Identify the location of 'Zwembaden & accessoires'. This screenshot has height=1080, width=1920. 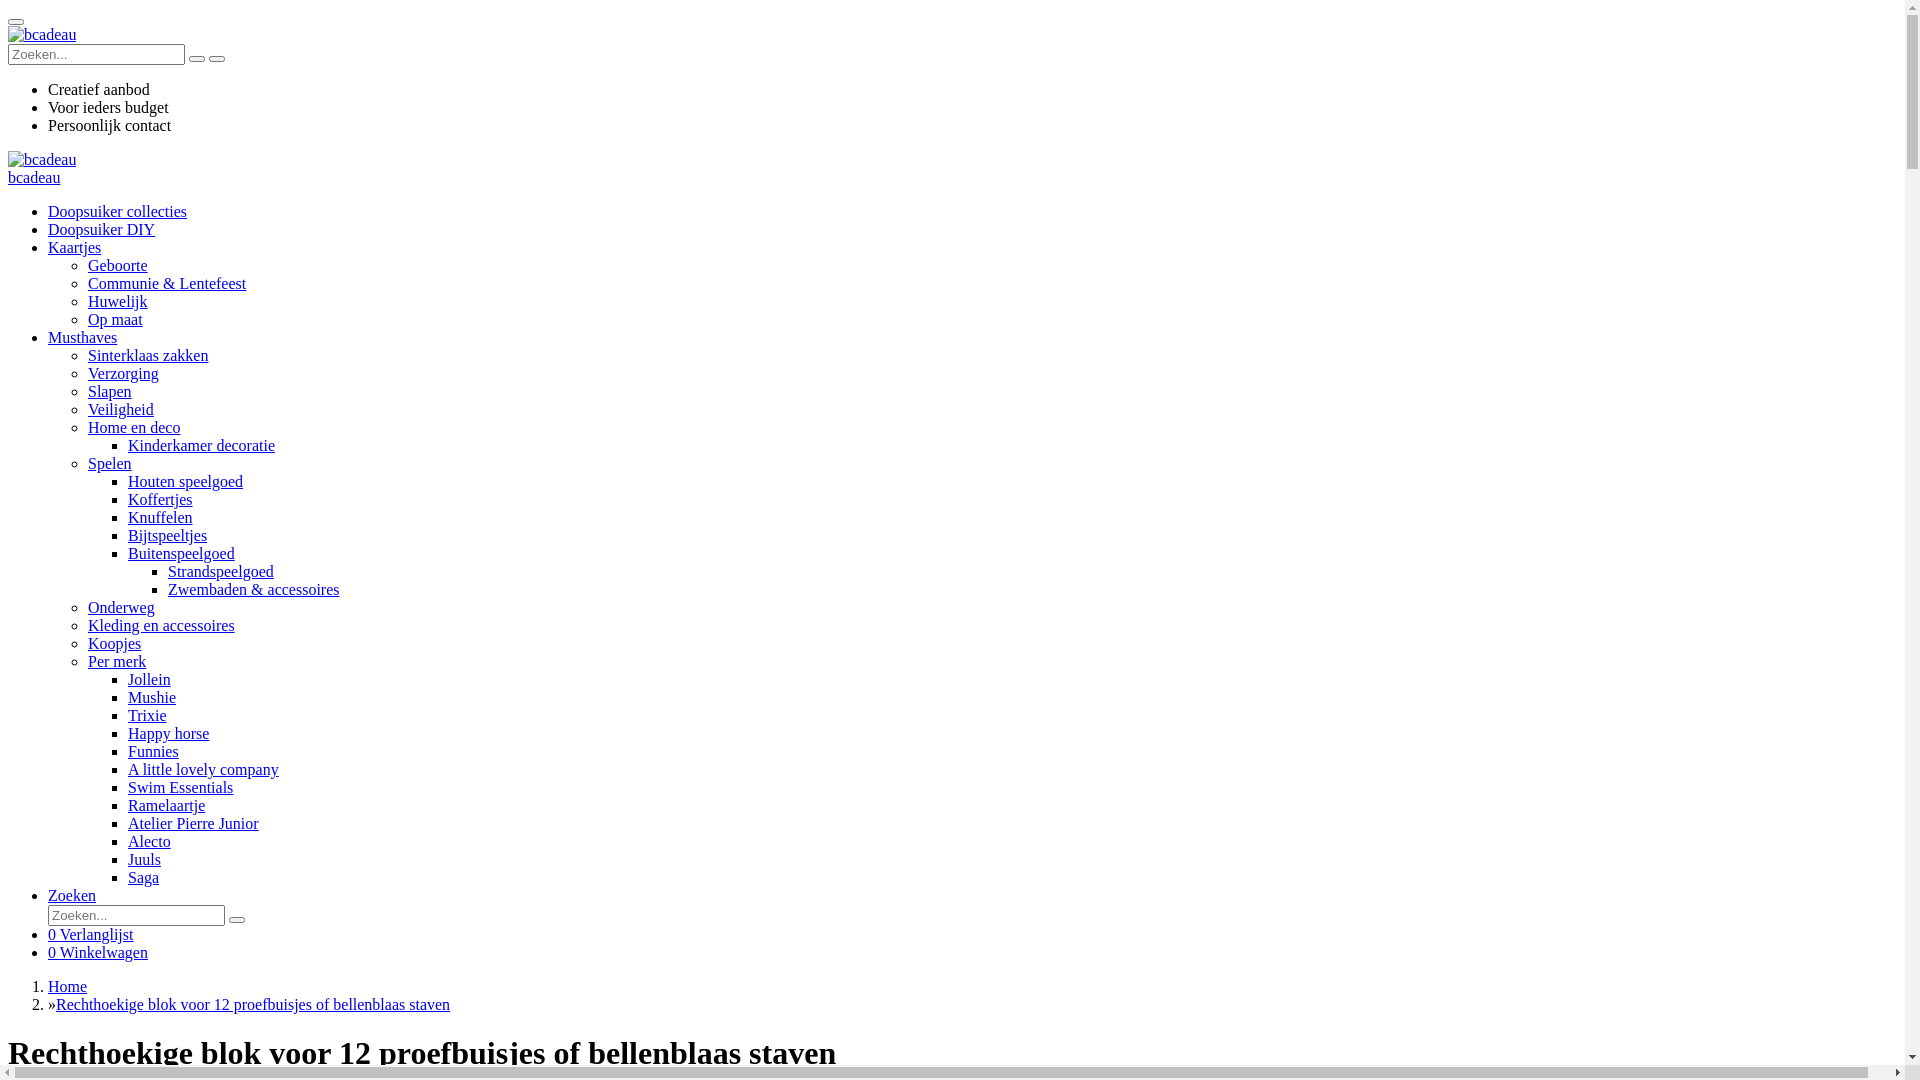
(252, 588).